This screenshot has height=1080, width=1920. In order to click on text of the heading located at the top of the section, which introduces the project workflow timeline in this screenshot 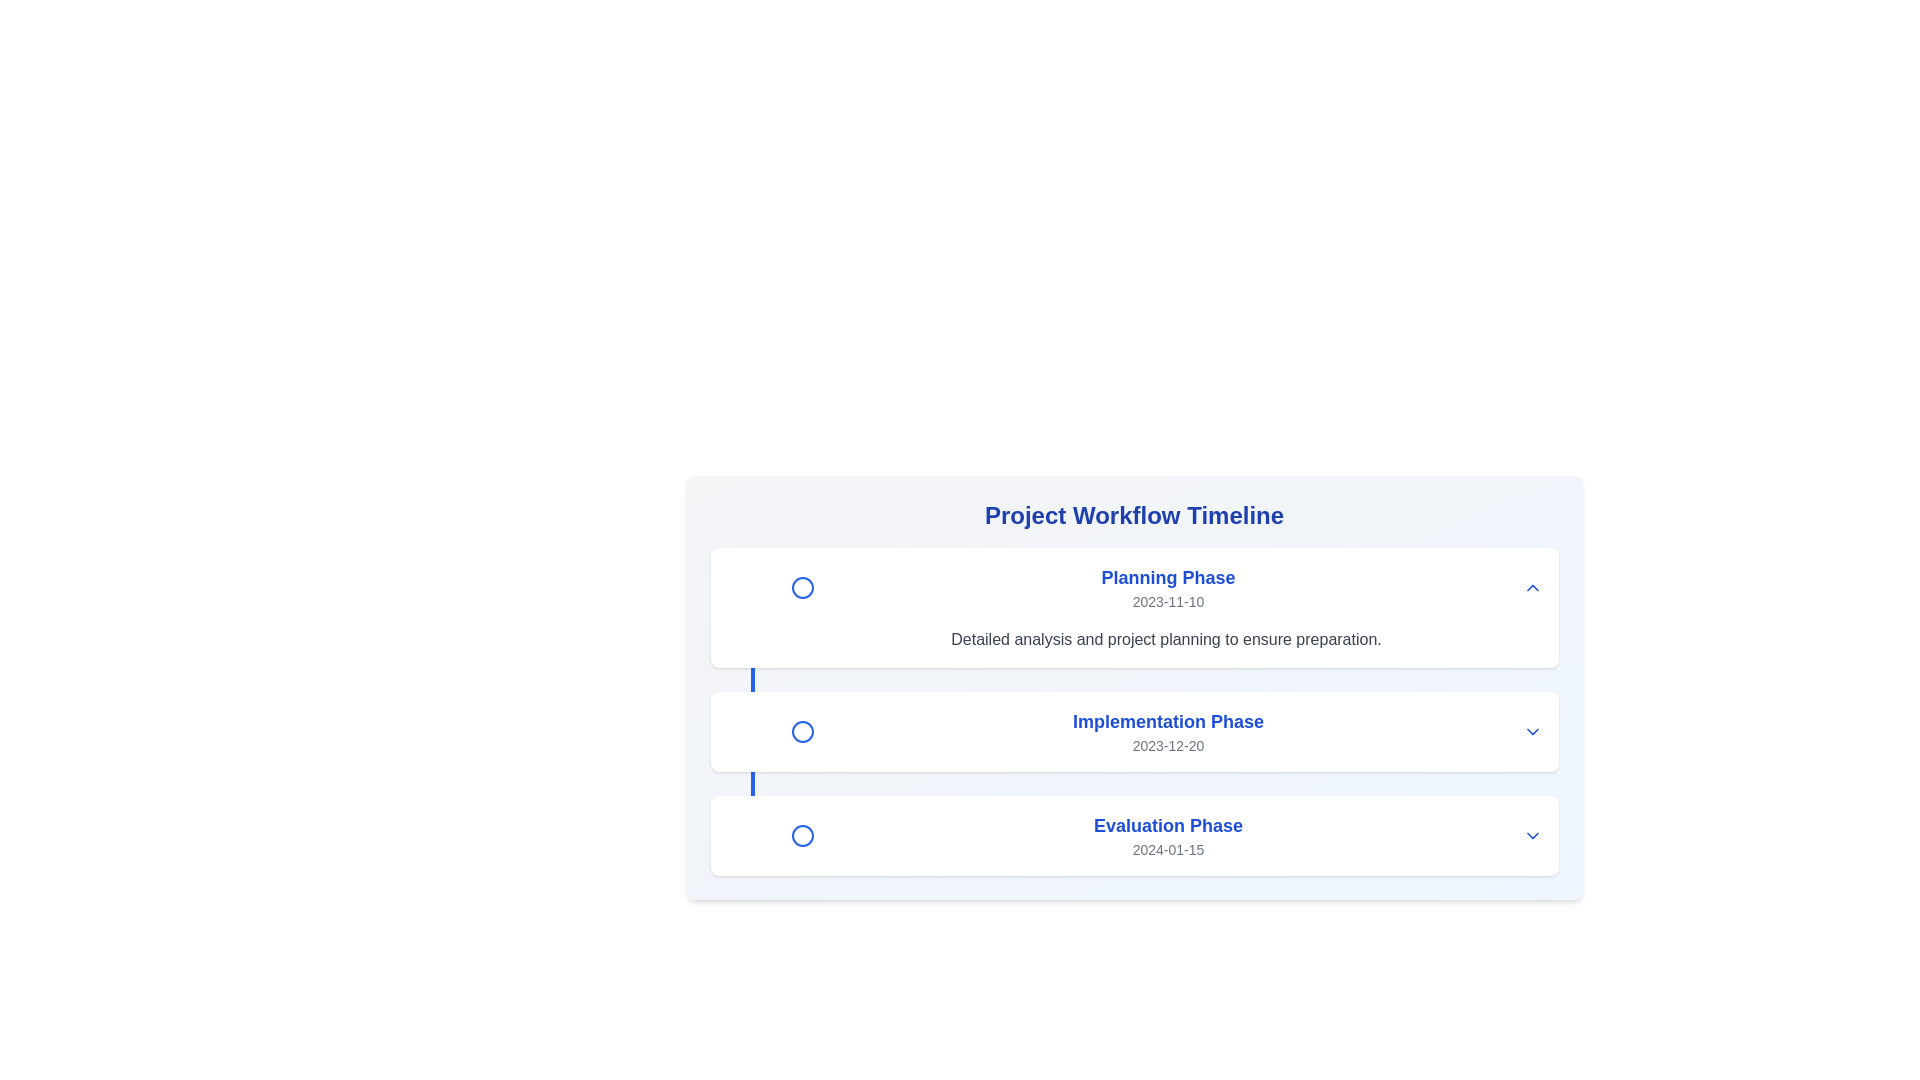, I will do `click(1134, 515)`.